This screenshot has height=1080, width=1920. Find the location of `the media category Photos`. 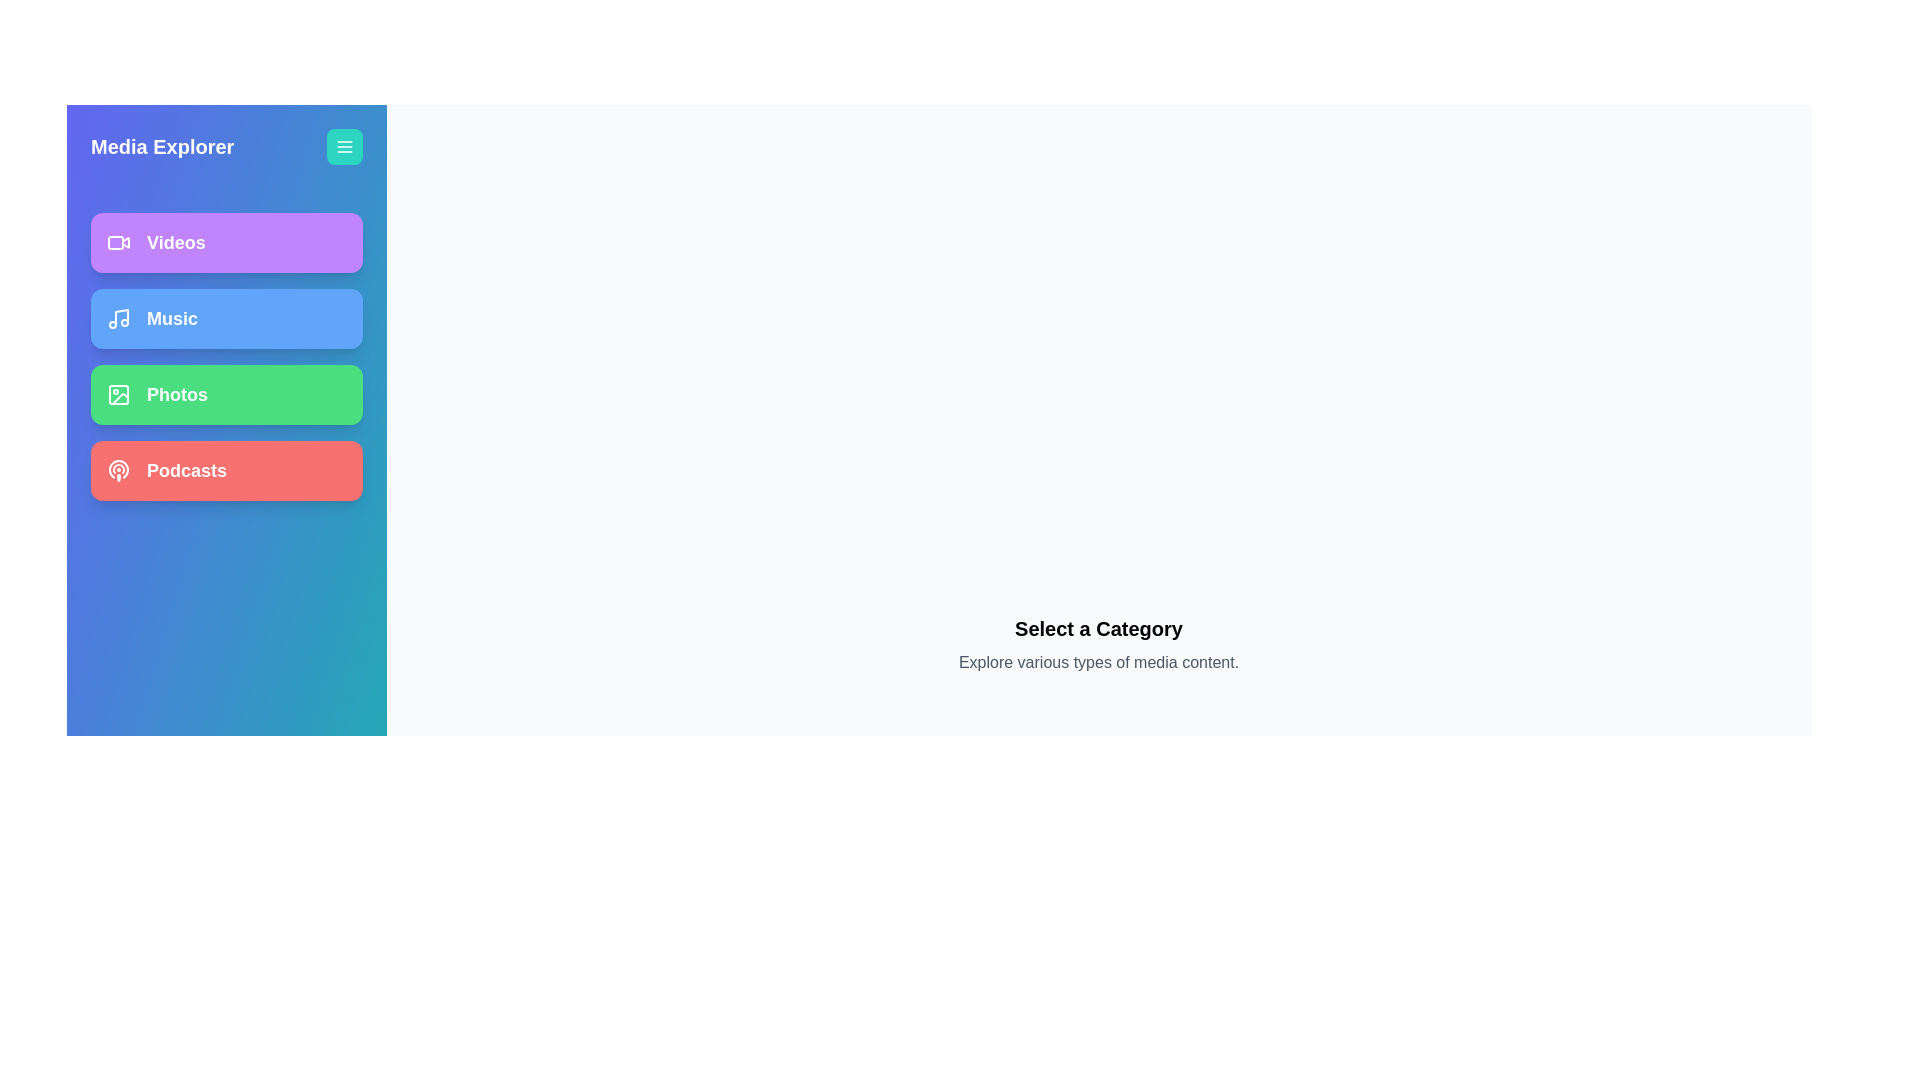

the media category Photos is located at coordinates (226, 394).